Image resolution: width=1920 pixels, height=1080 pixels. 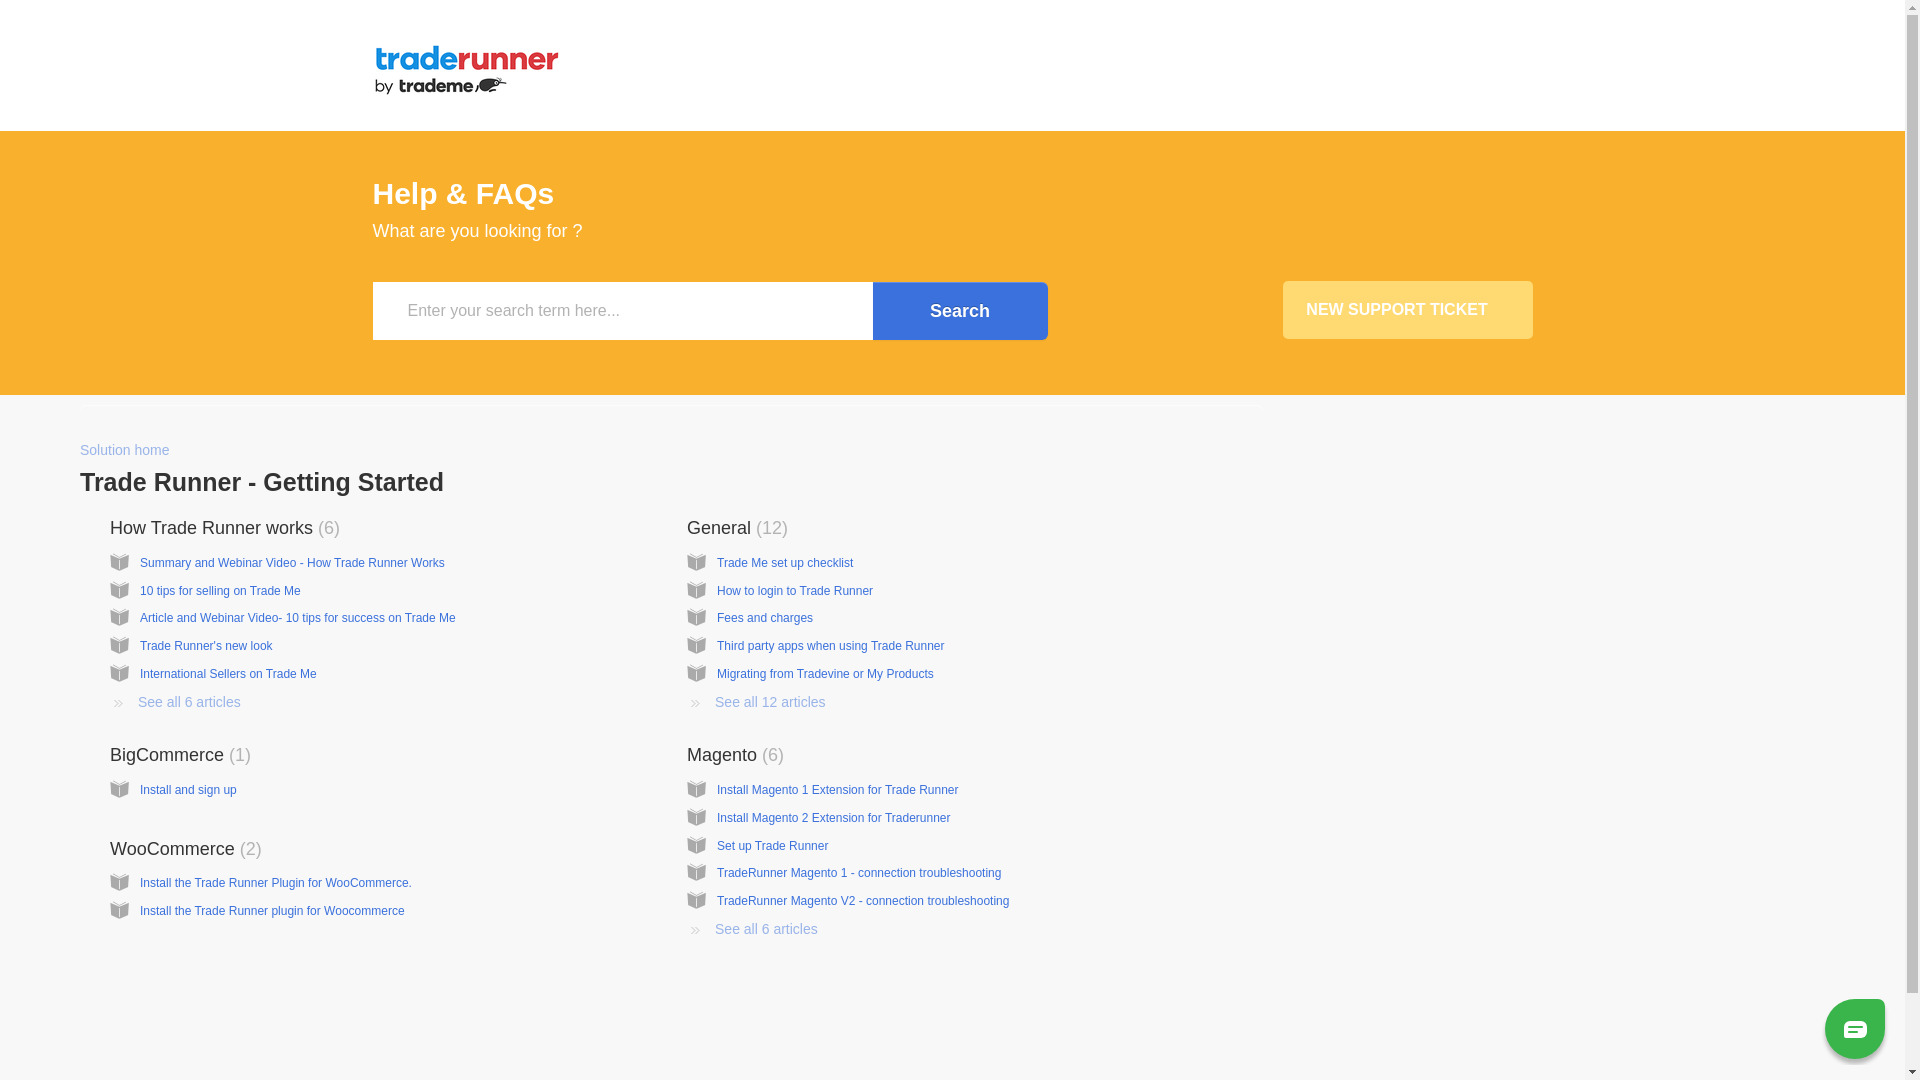 I want to click on 'See all 12 articles', so click(x=686, y=701).